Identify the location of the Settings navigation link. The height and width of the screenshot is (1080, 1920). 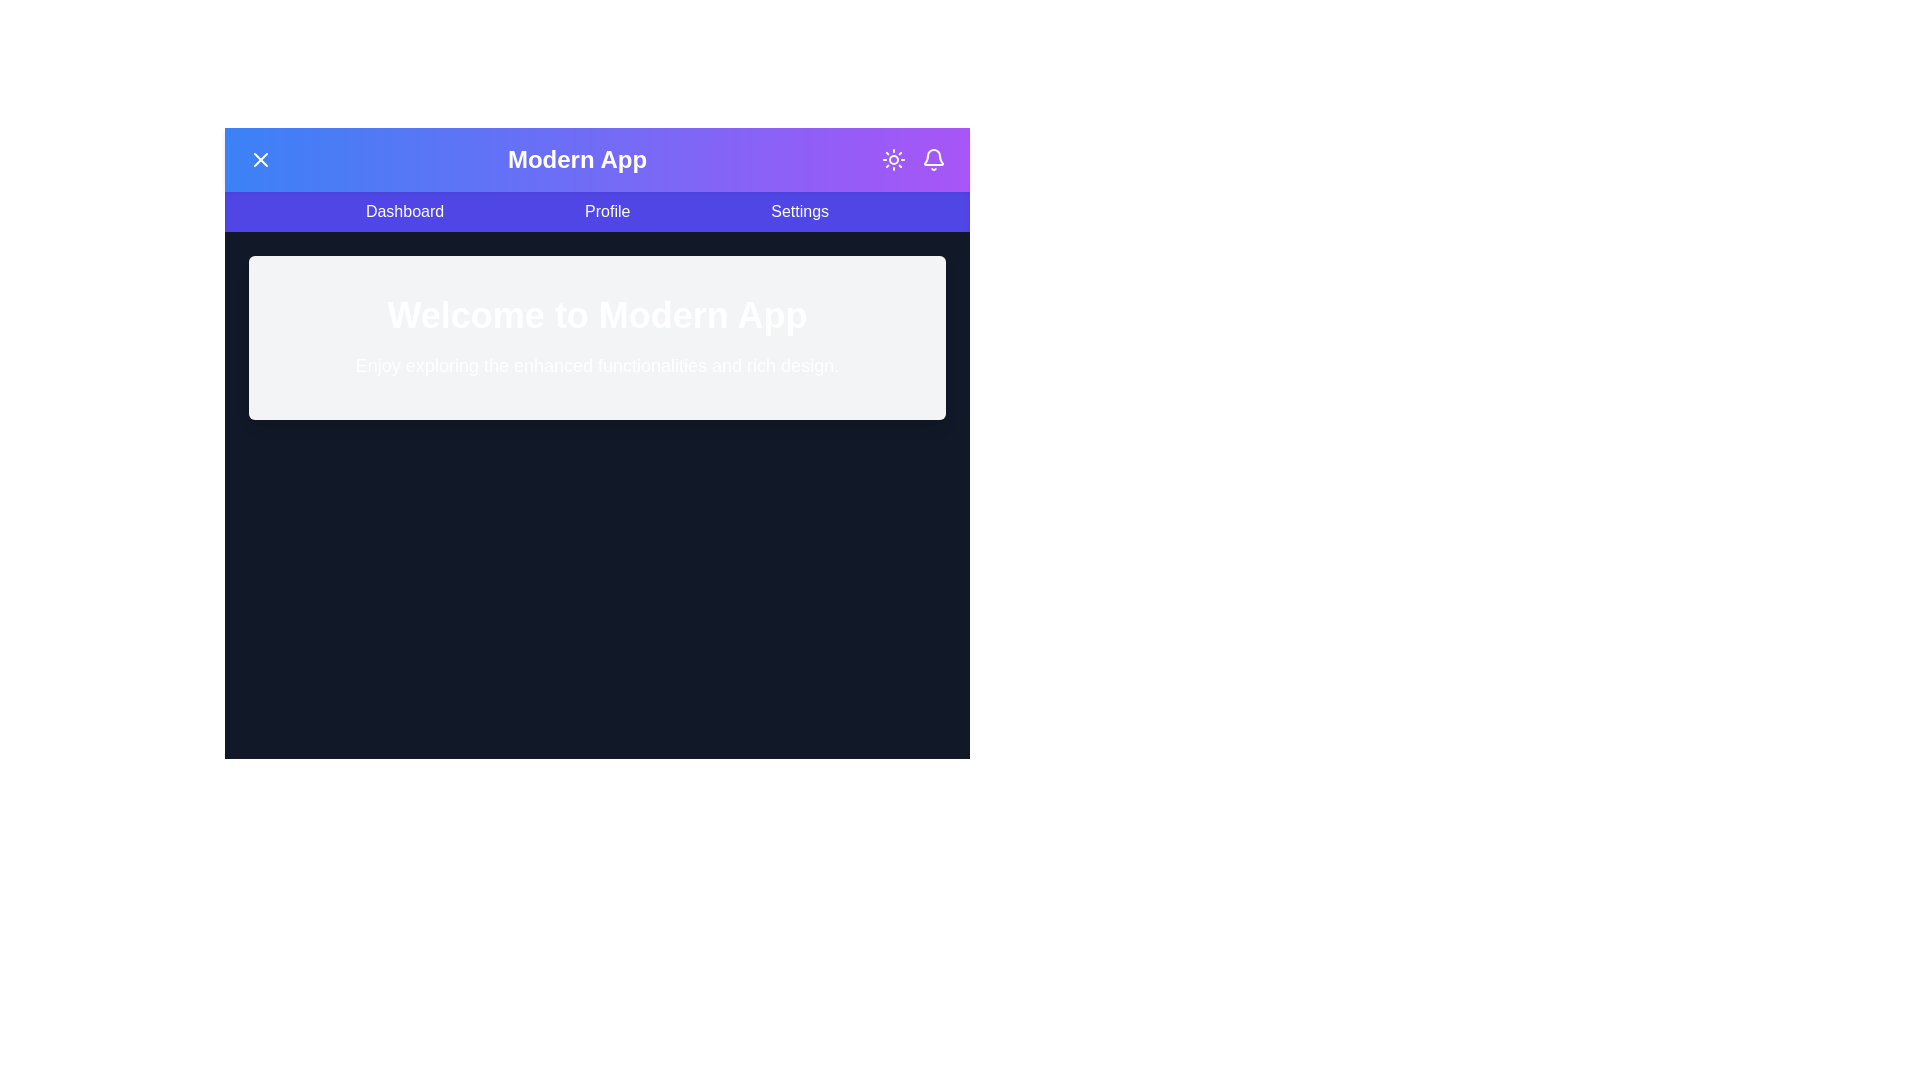
(800, 212).